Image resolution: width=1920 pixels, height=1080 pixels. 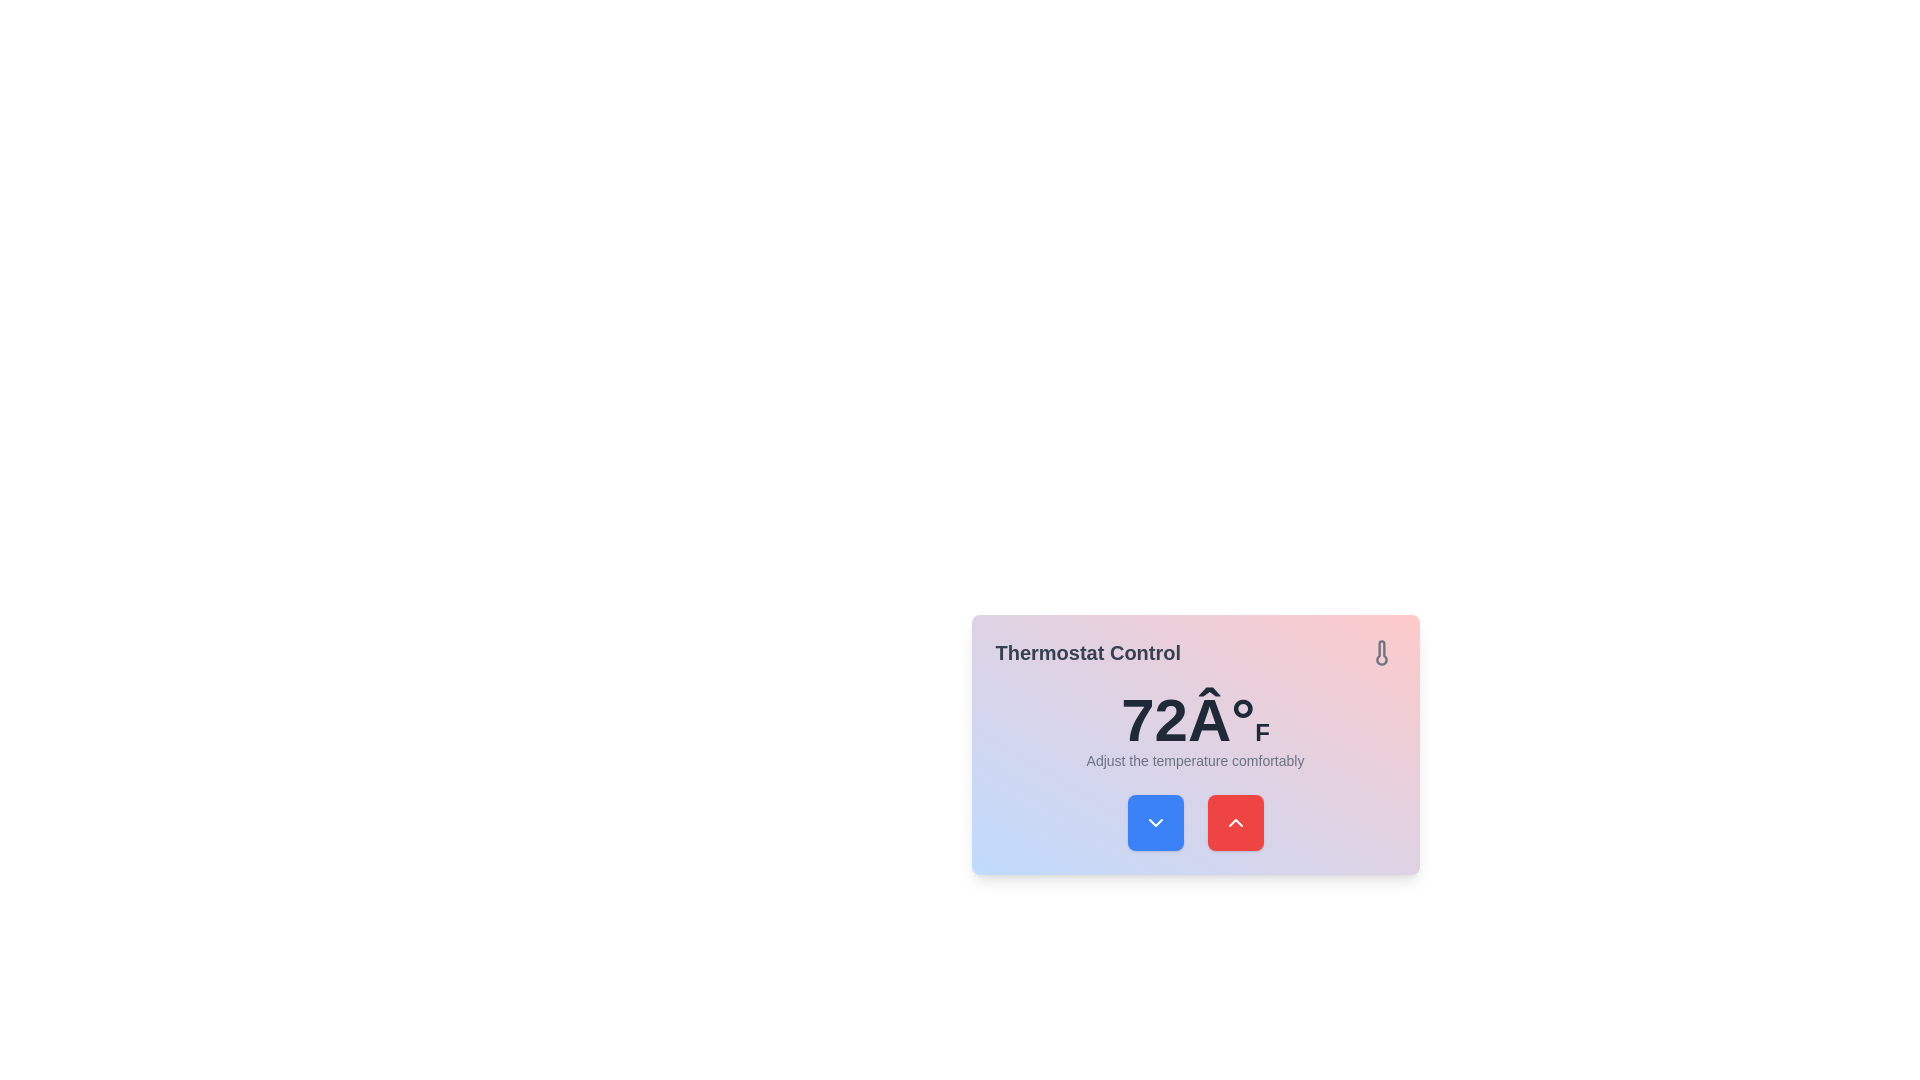 What do you see at coordinates (1195, 721) in the screenshot?
I see `the static text display that indicates the current temperature setting, located centrally beneath the 'Thermostat Control' label` at bounding box center [1195, 721].